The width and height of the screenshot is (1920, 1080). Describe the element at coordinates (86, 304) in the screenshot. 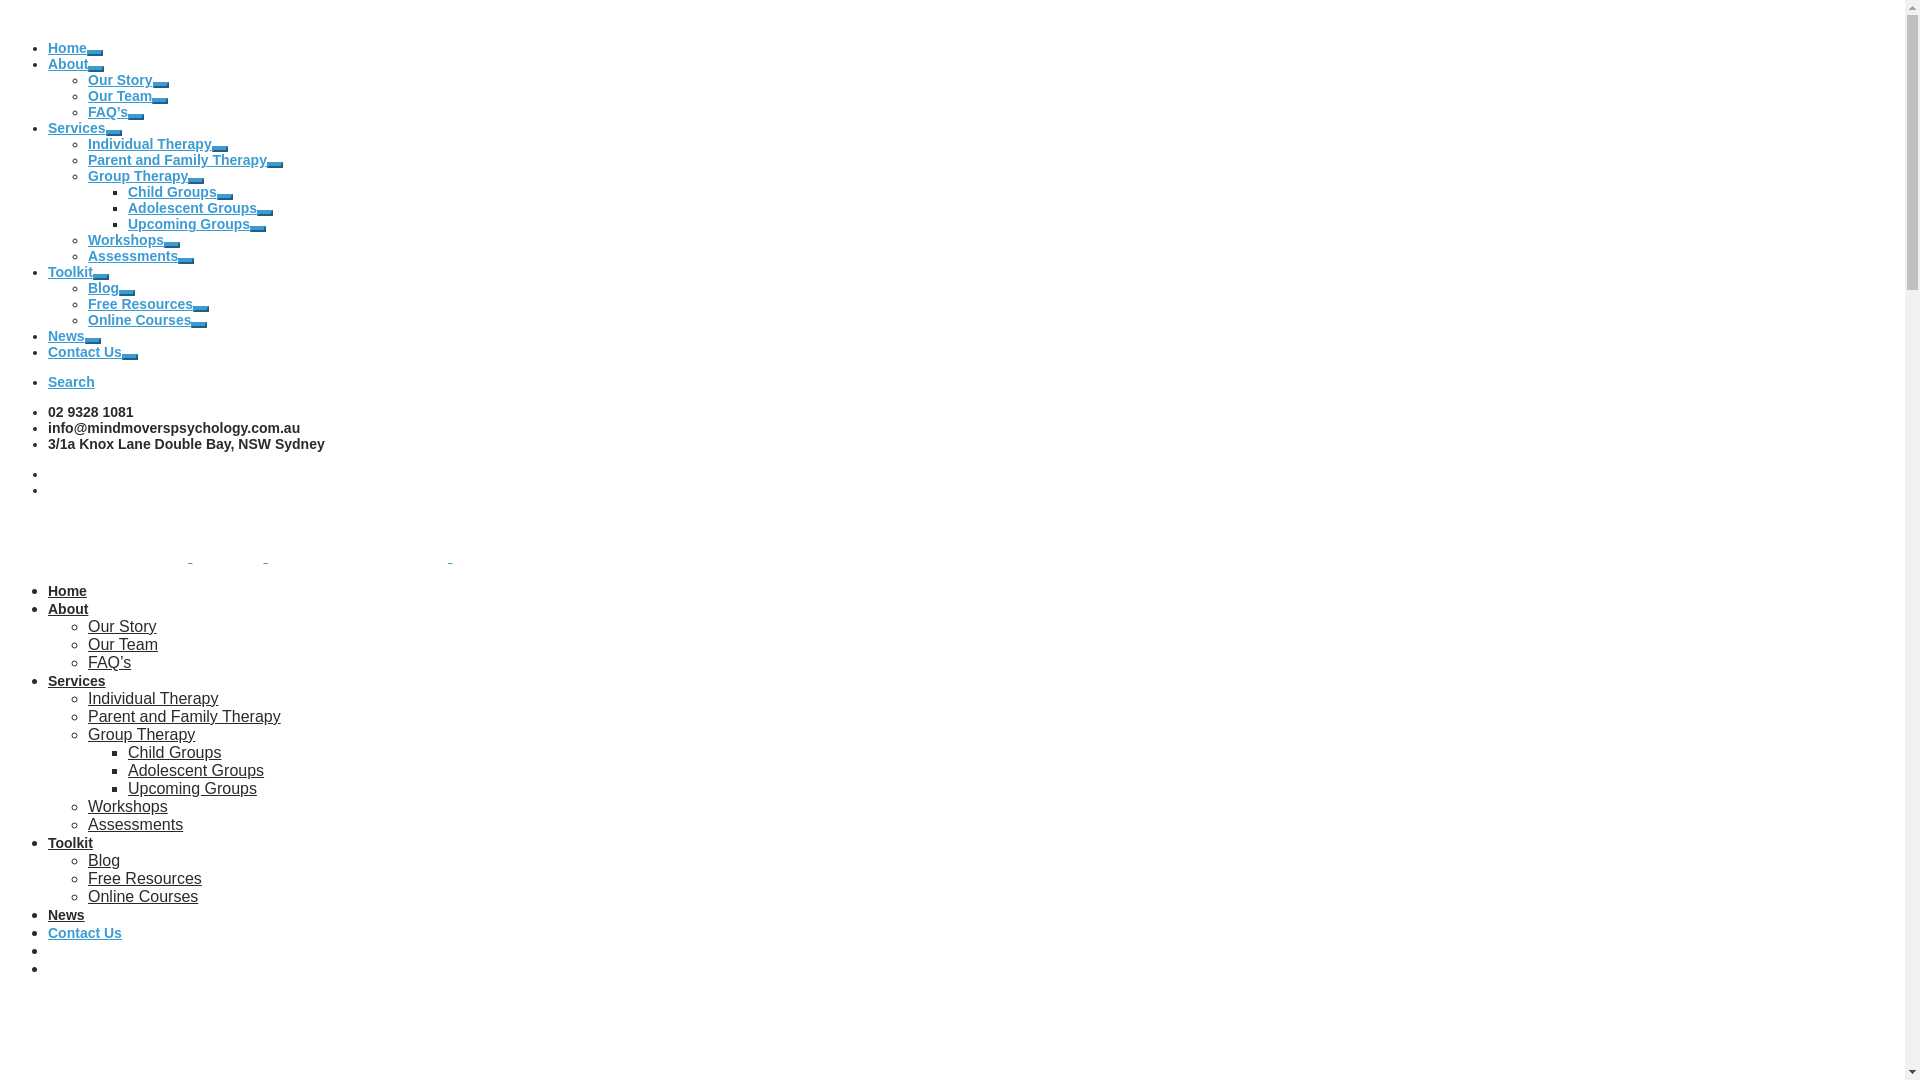

I see `'Free Resources'` at that location.